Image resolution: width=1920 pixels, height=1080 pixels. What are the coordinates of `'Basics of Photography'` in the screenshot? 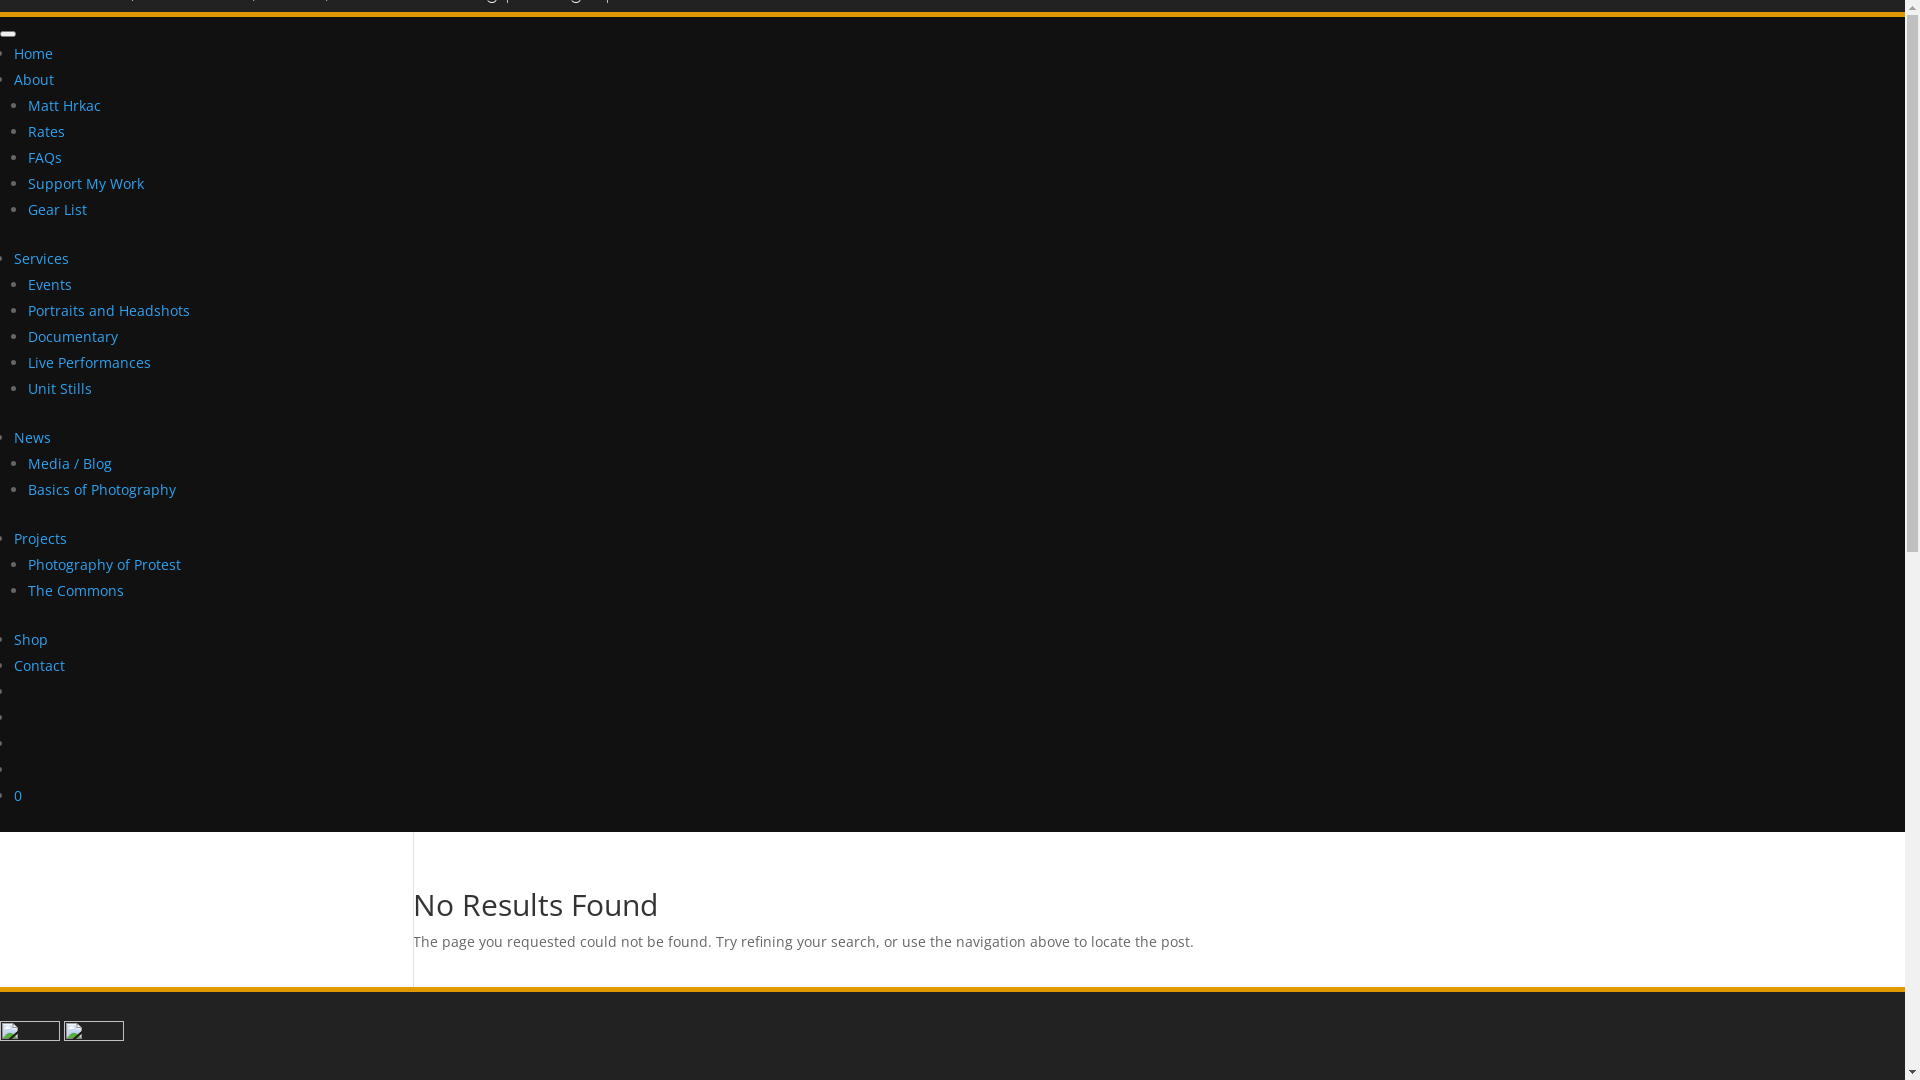 It's located at (100, 489).